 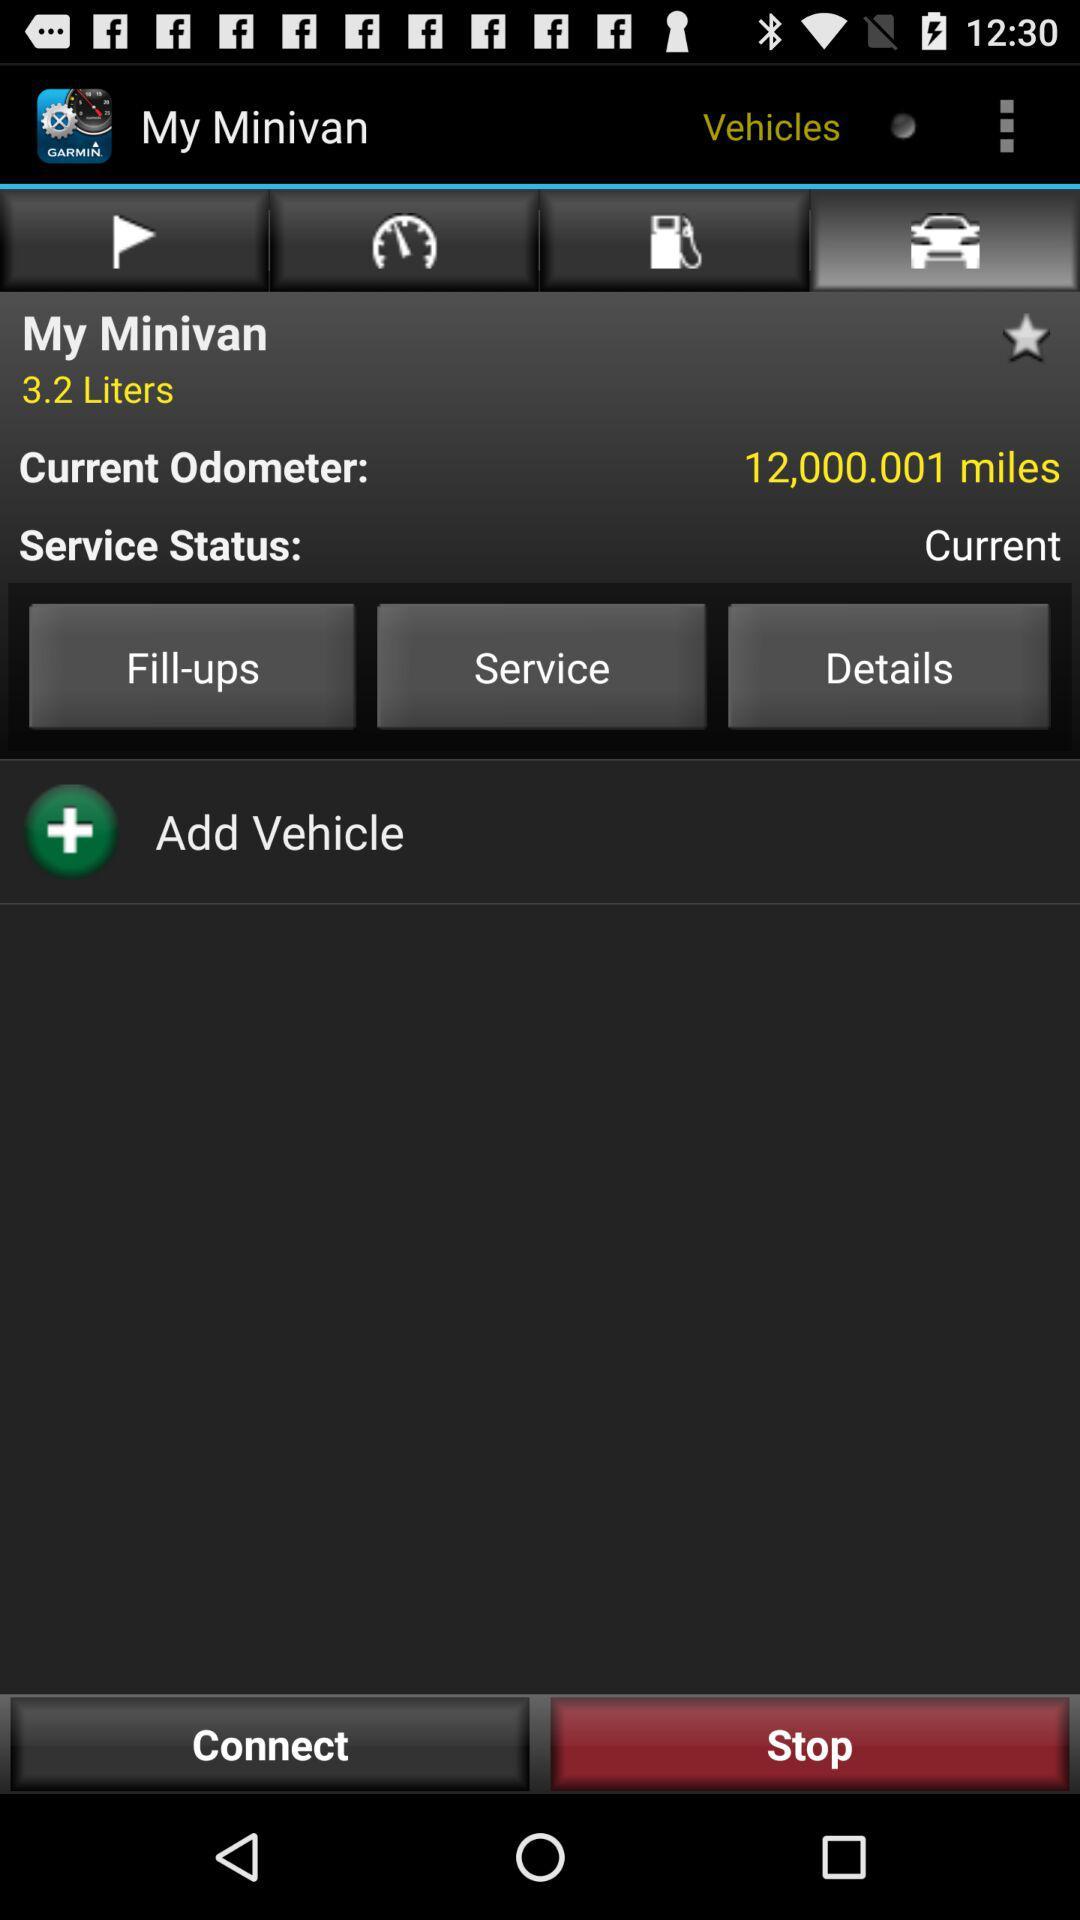 I want to click on the app above service status: app, so click(x=287, y=464).